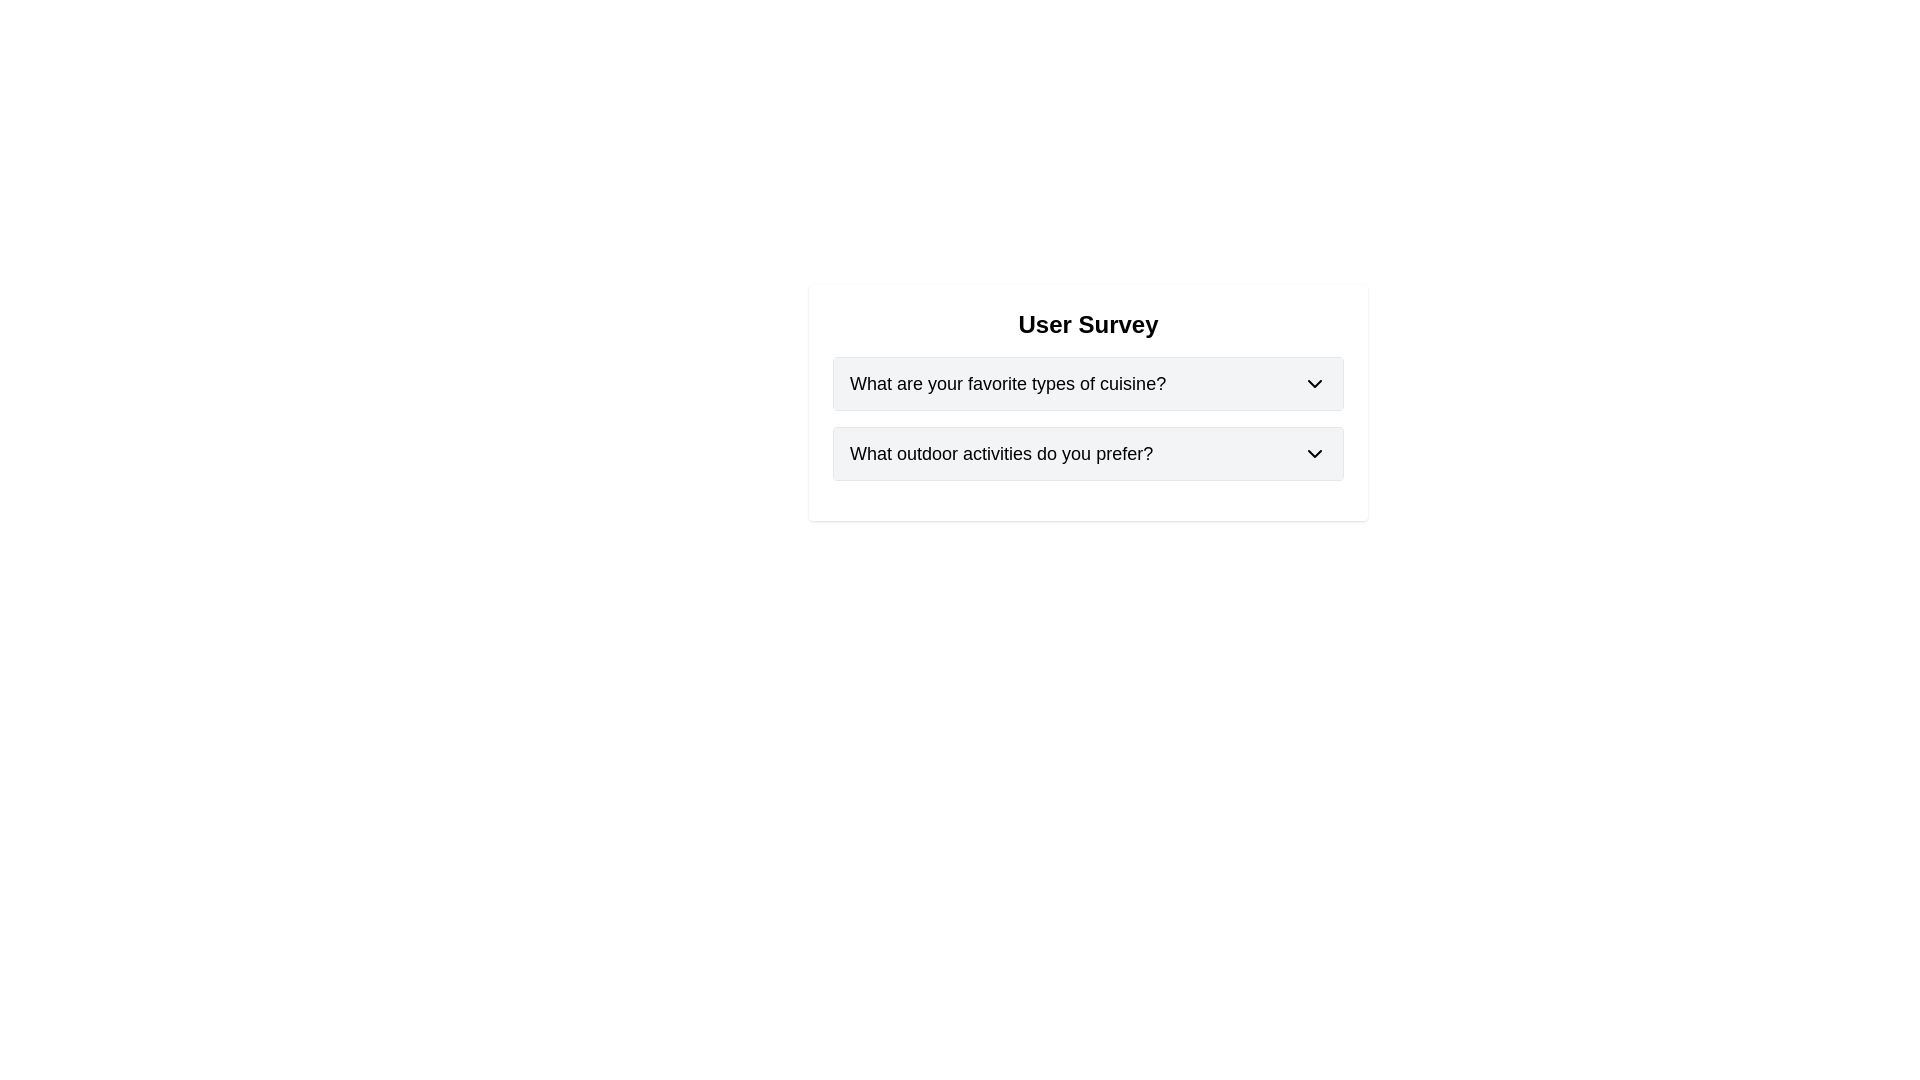 This screenshot has width=1920, height=1080. I want to click on the dropdown menu element labeled 'What outdoor activities do you prefer?', so click(1087, 454).